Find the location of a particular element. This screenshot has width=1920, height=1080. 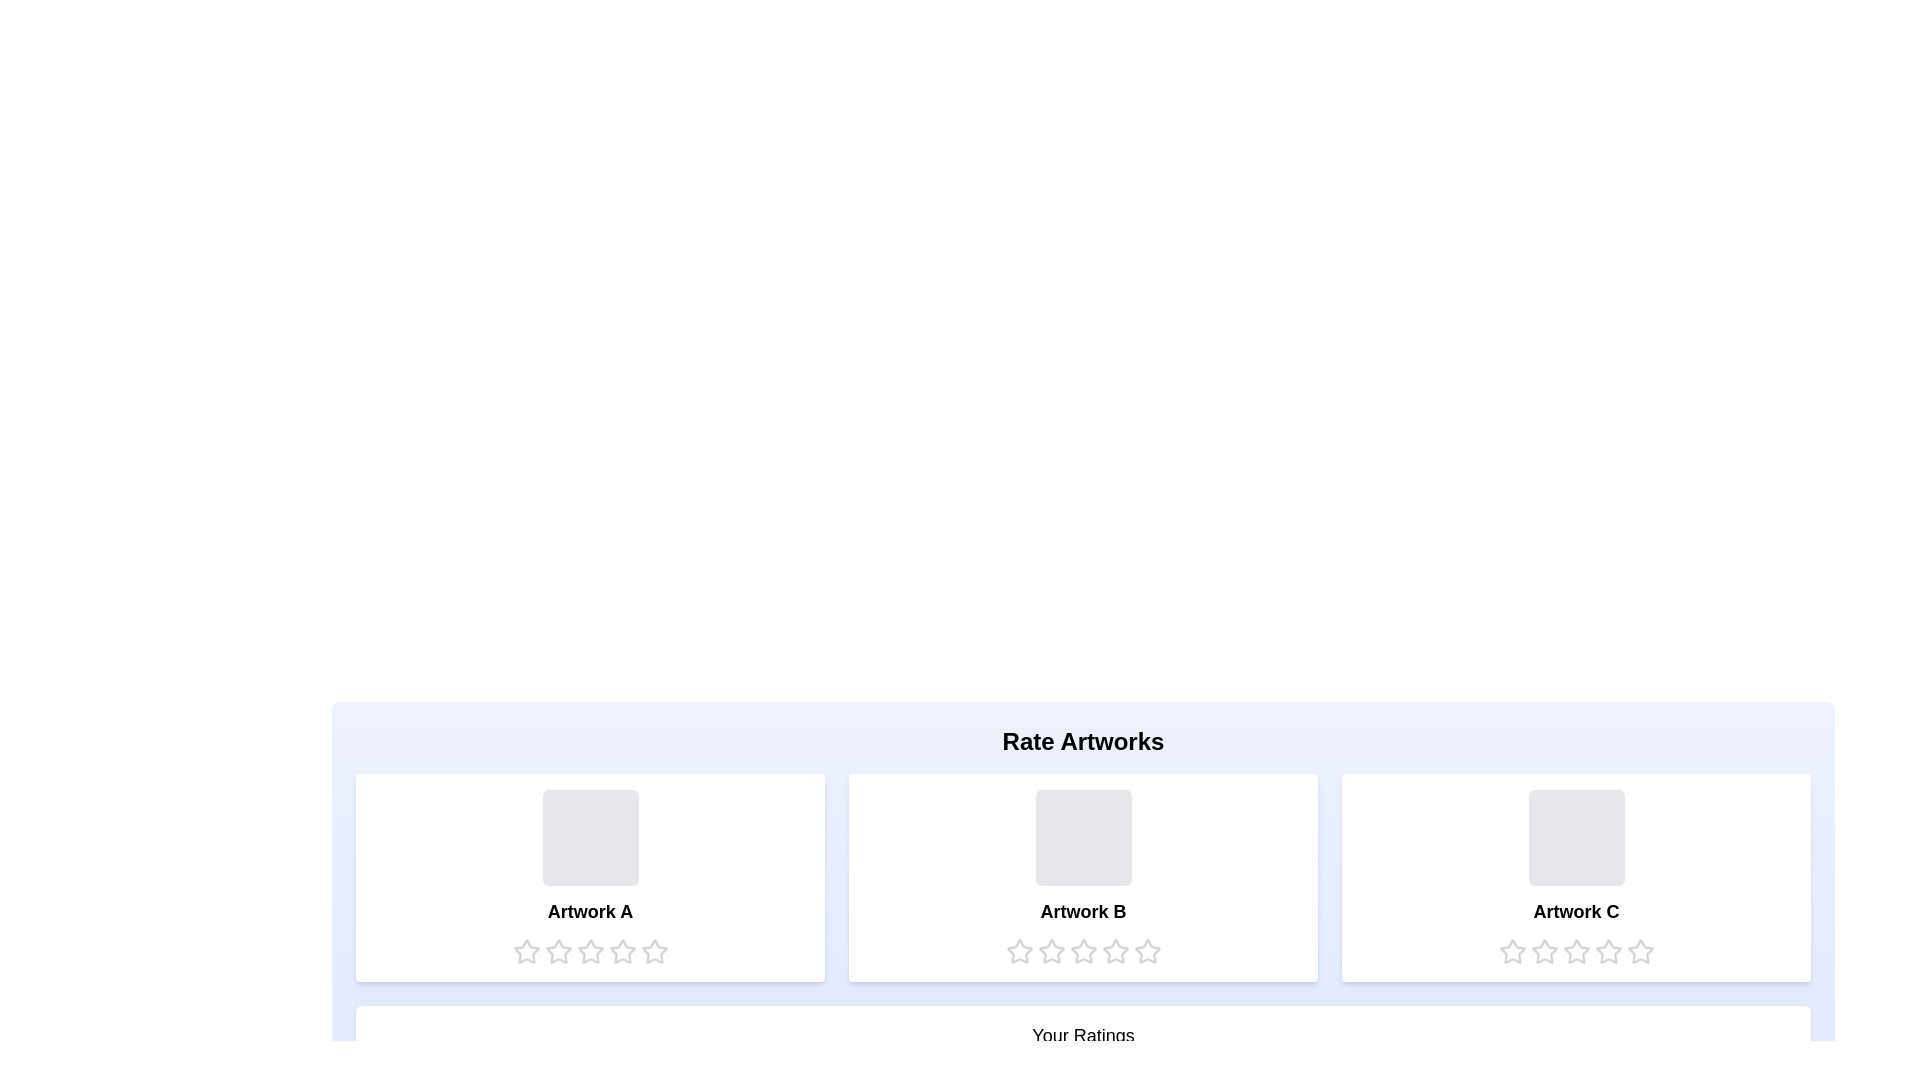

the star corresponding to the rating 5 for the artwork Artwork C is located at coordinates (1640, 951).